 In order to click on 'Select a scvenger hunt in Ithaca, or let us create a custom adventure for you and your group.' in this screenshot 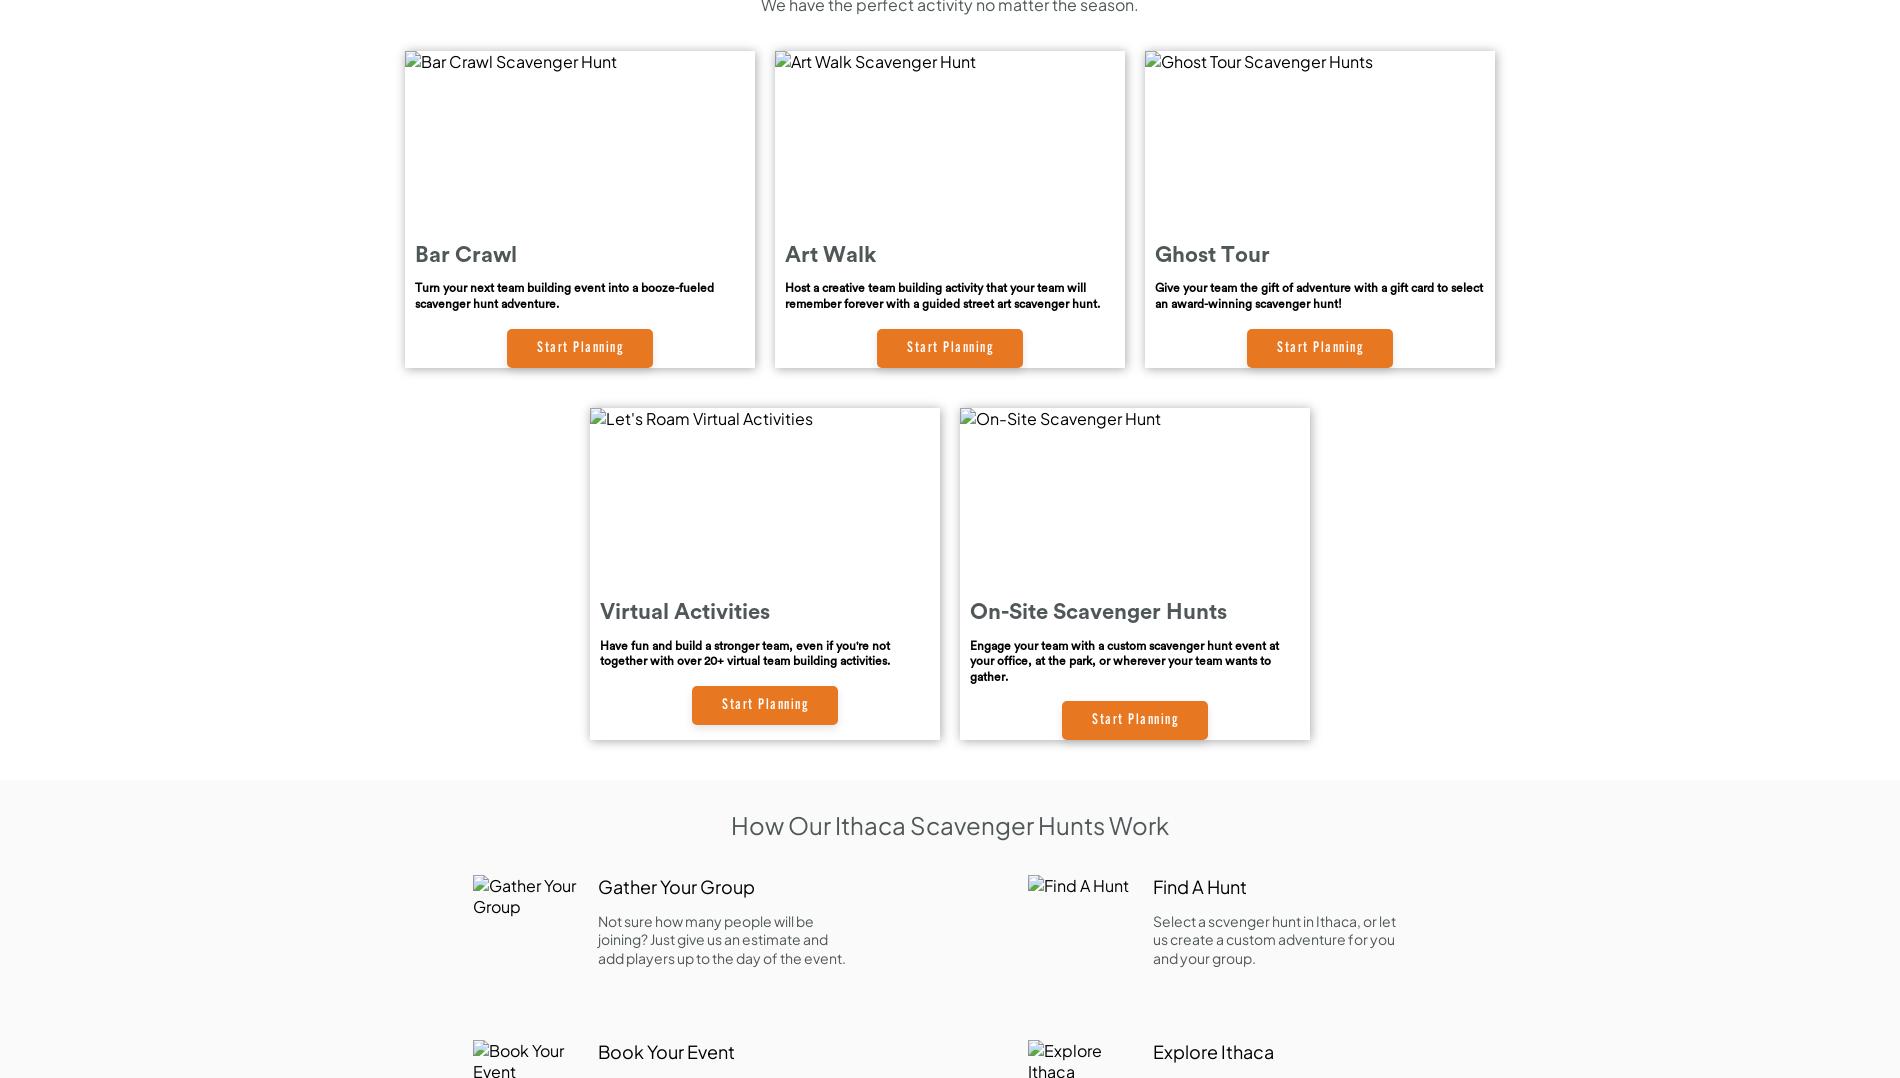, I will do `click(1272, 938)`.